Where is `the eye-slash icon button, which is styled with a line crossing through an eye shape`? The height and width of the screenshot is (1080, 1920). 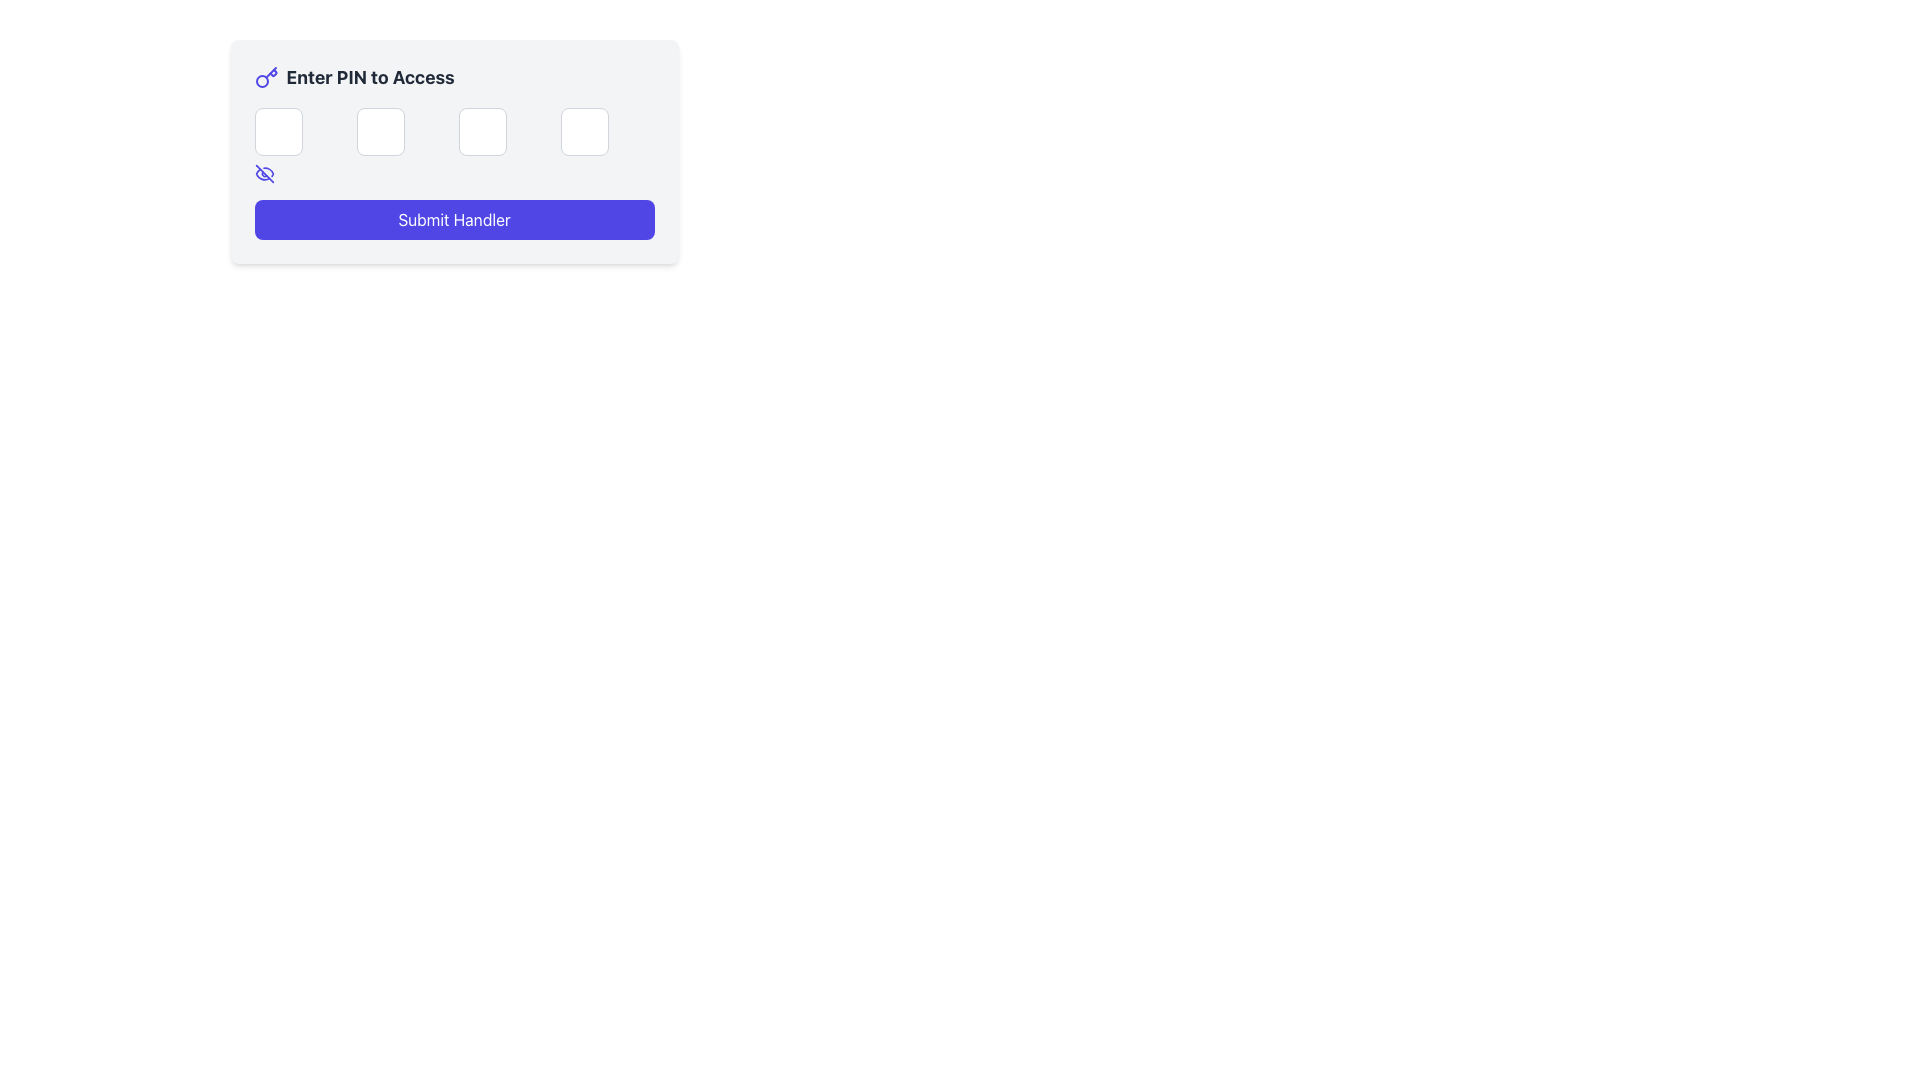
the eye-slash icon button, which is styled with a line crossing through an eye shape is located at coordinates (263, 172).